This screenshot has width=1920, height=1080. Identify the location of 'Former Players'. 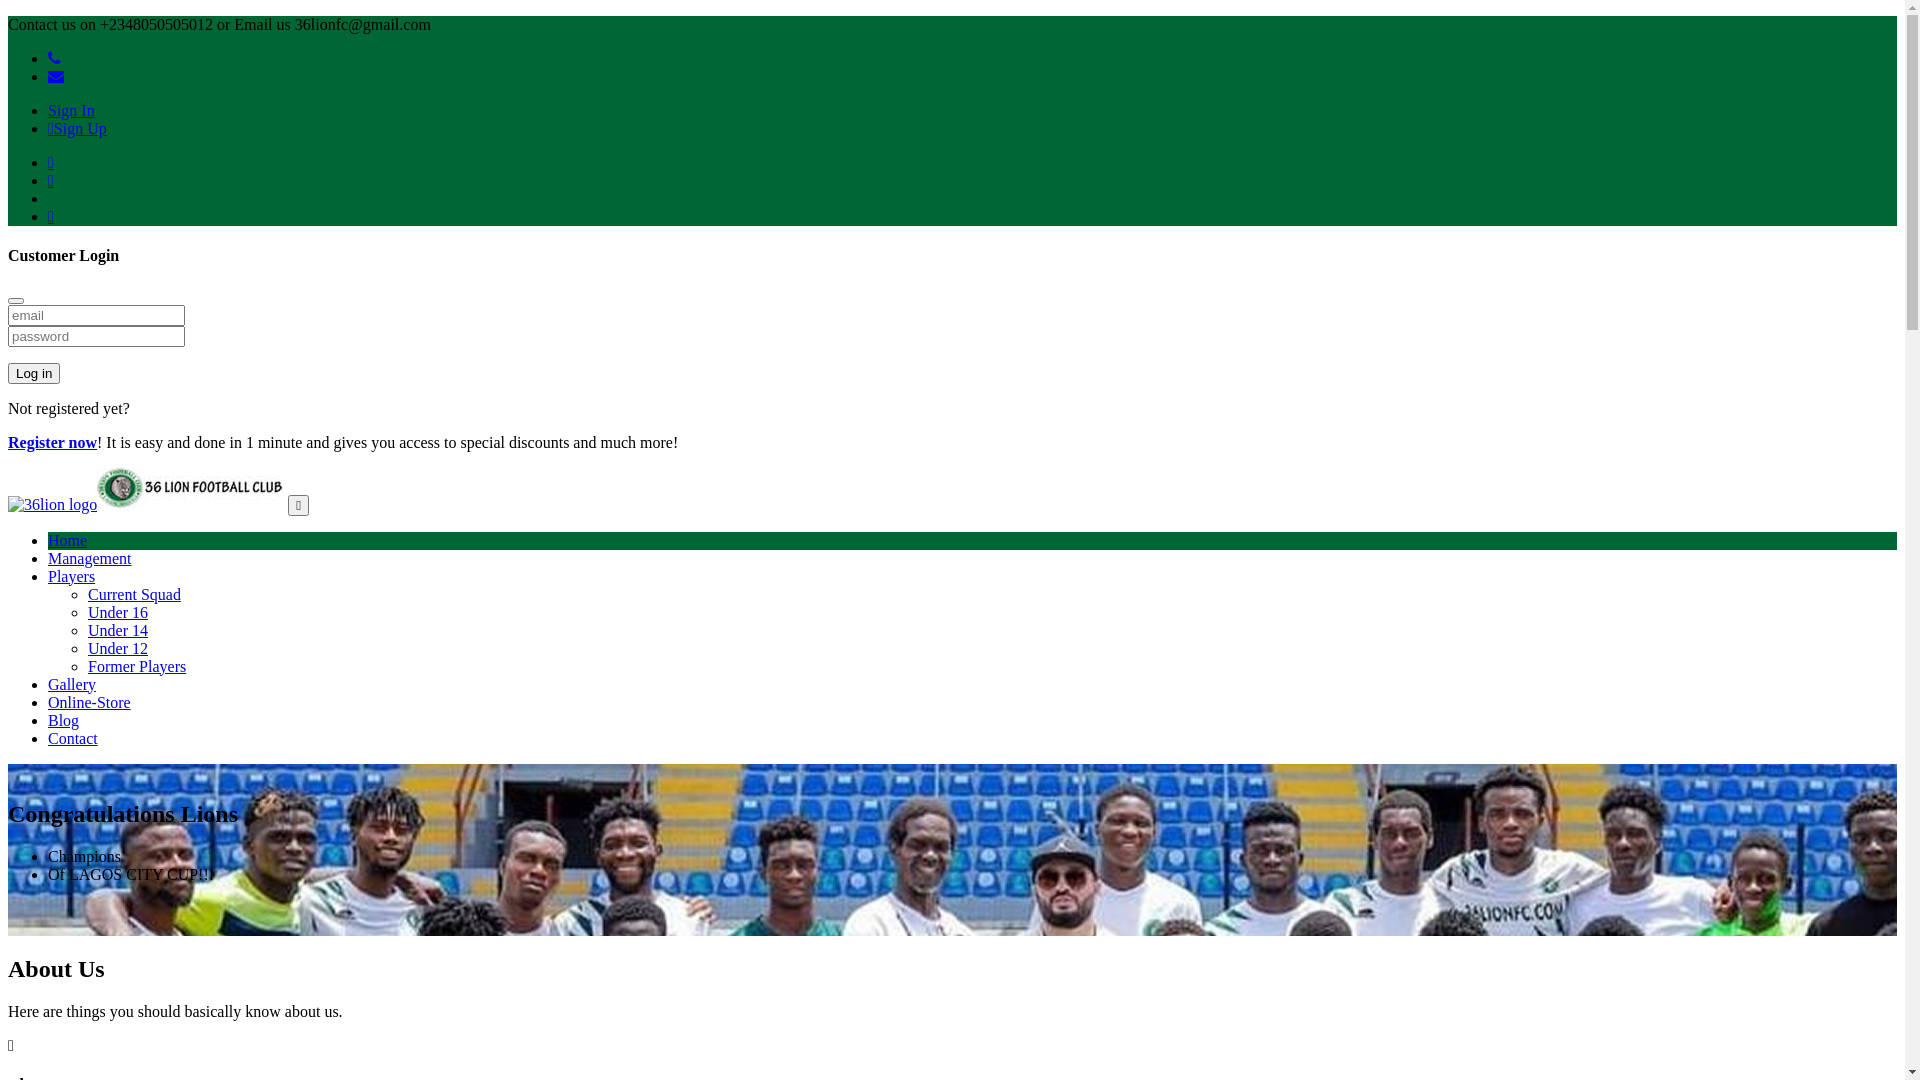
(136, 666).